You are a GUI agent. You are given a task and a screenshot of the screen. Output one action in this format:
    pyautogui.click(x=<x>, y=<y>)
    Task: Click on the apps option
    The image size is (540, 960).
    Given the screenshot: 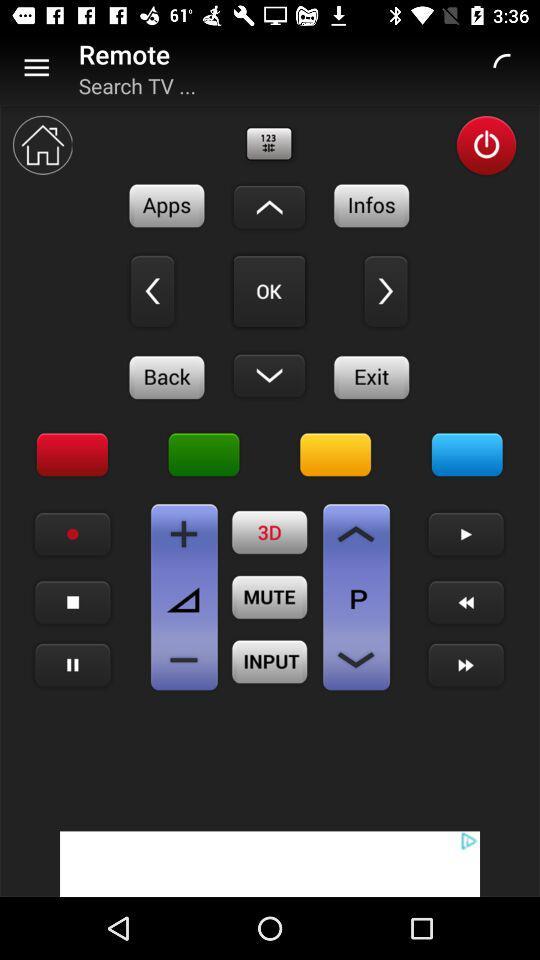 What is the action you would take?
    pyautogui.click(x=166, y=205)
    